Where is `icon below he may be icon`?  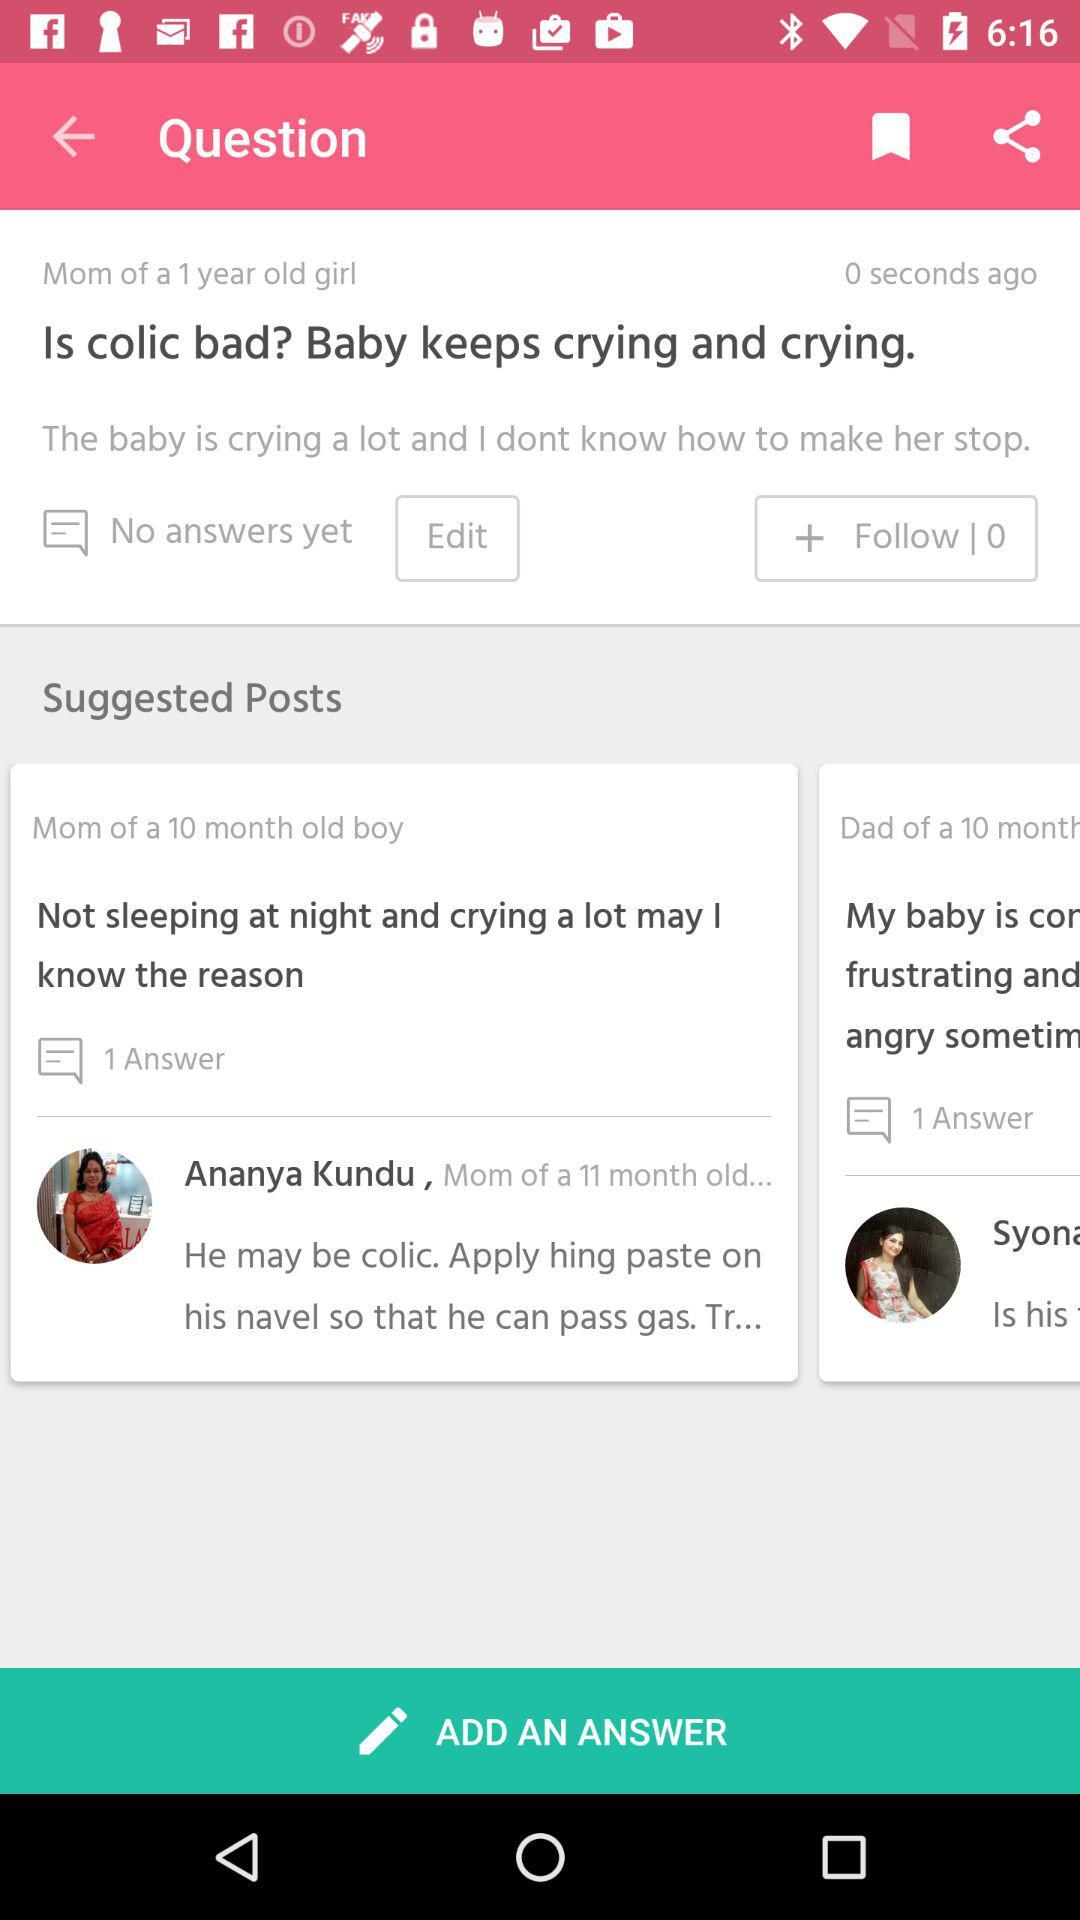
icon below he may be icon is located at coordinates (538, 1730).